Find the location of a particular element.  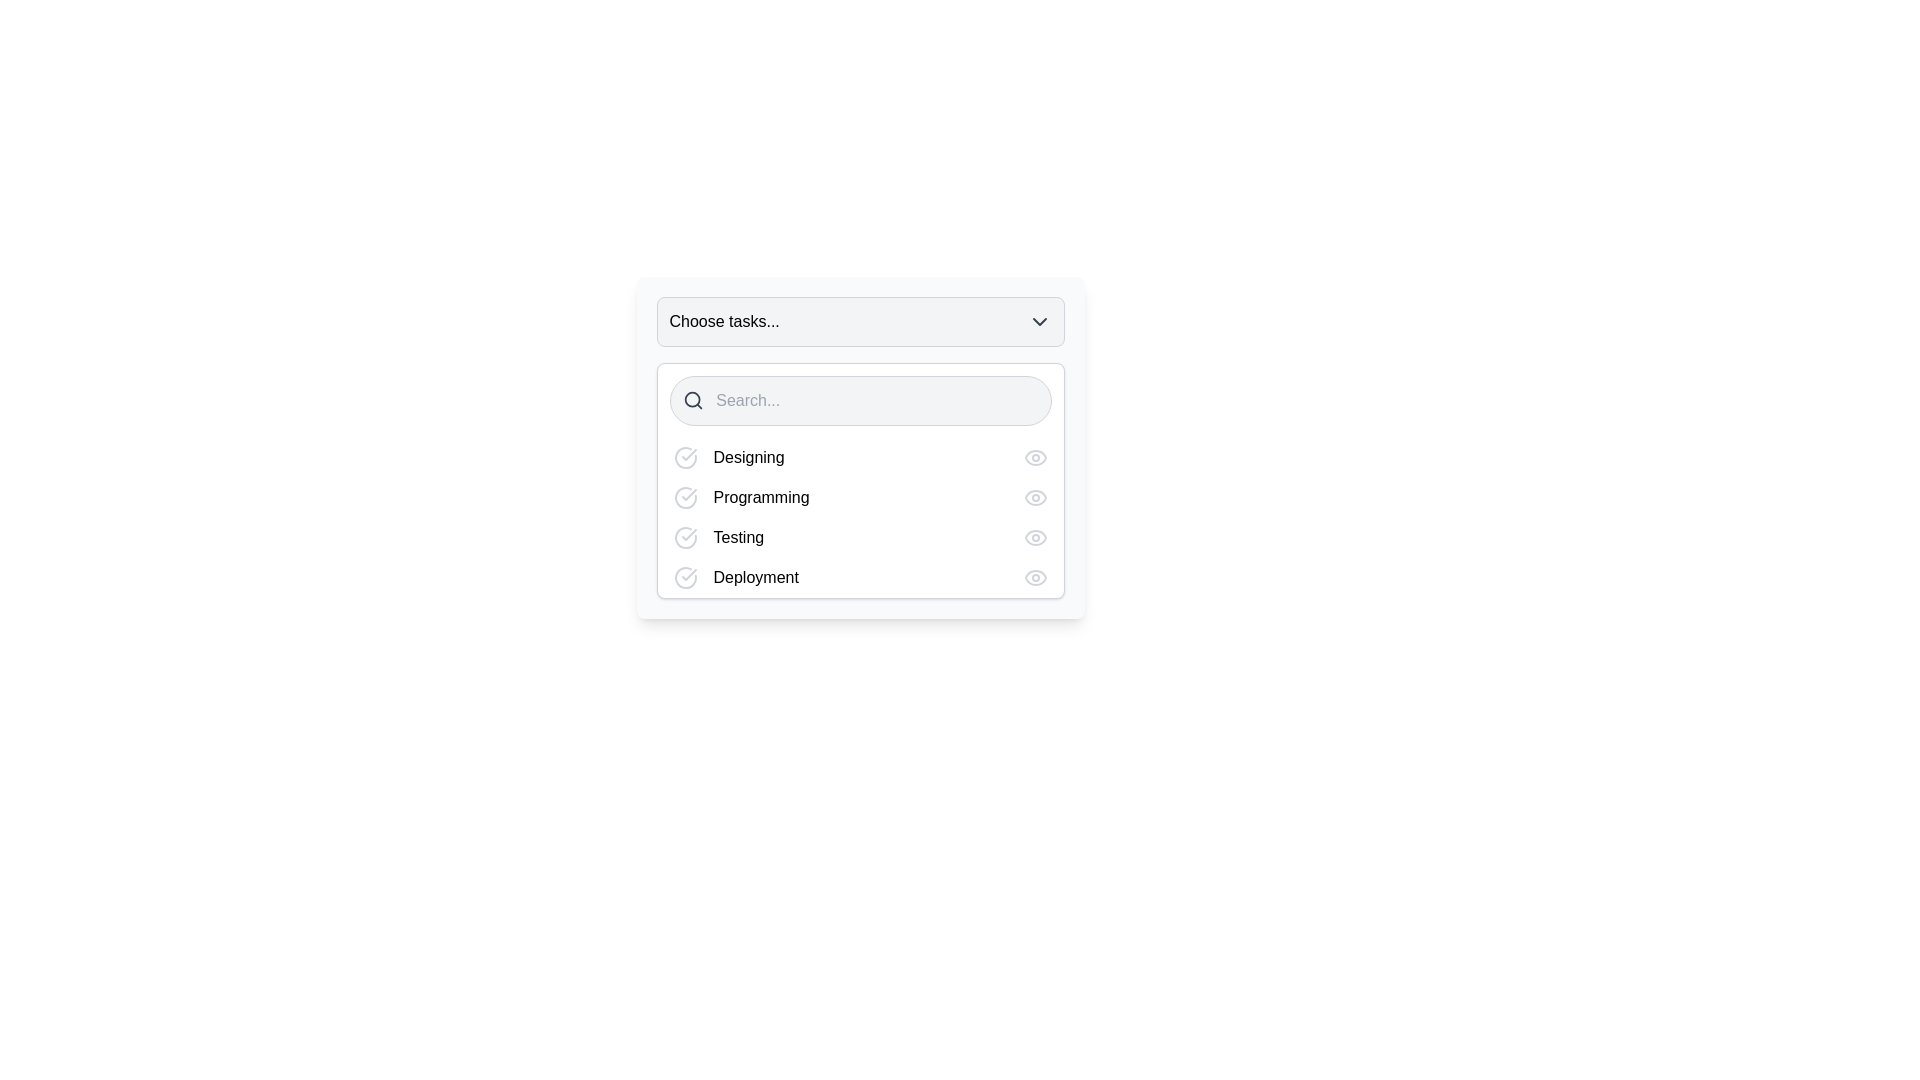

the center of the check mark icon within the circular outline that is located to the left of the 'Testing' label is located at coordinates (685, 536).